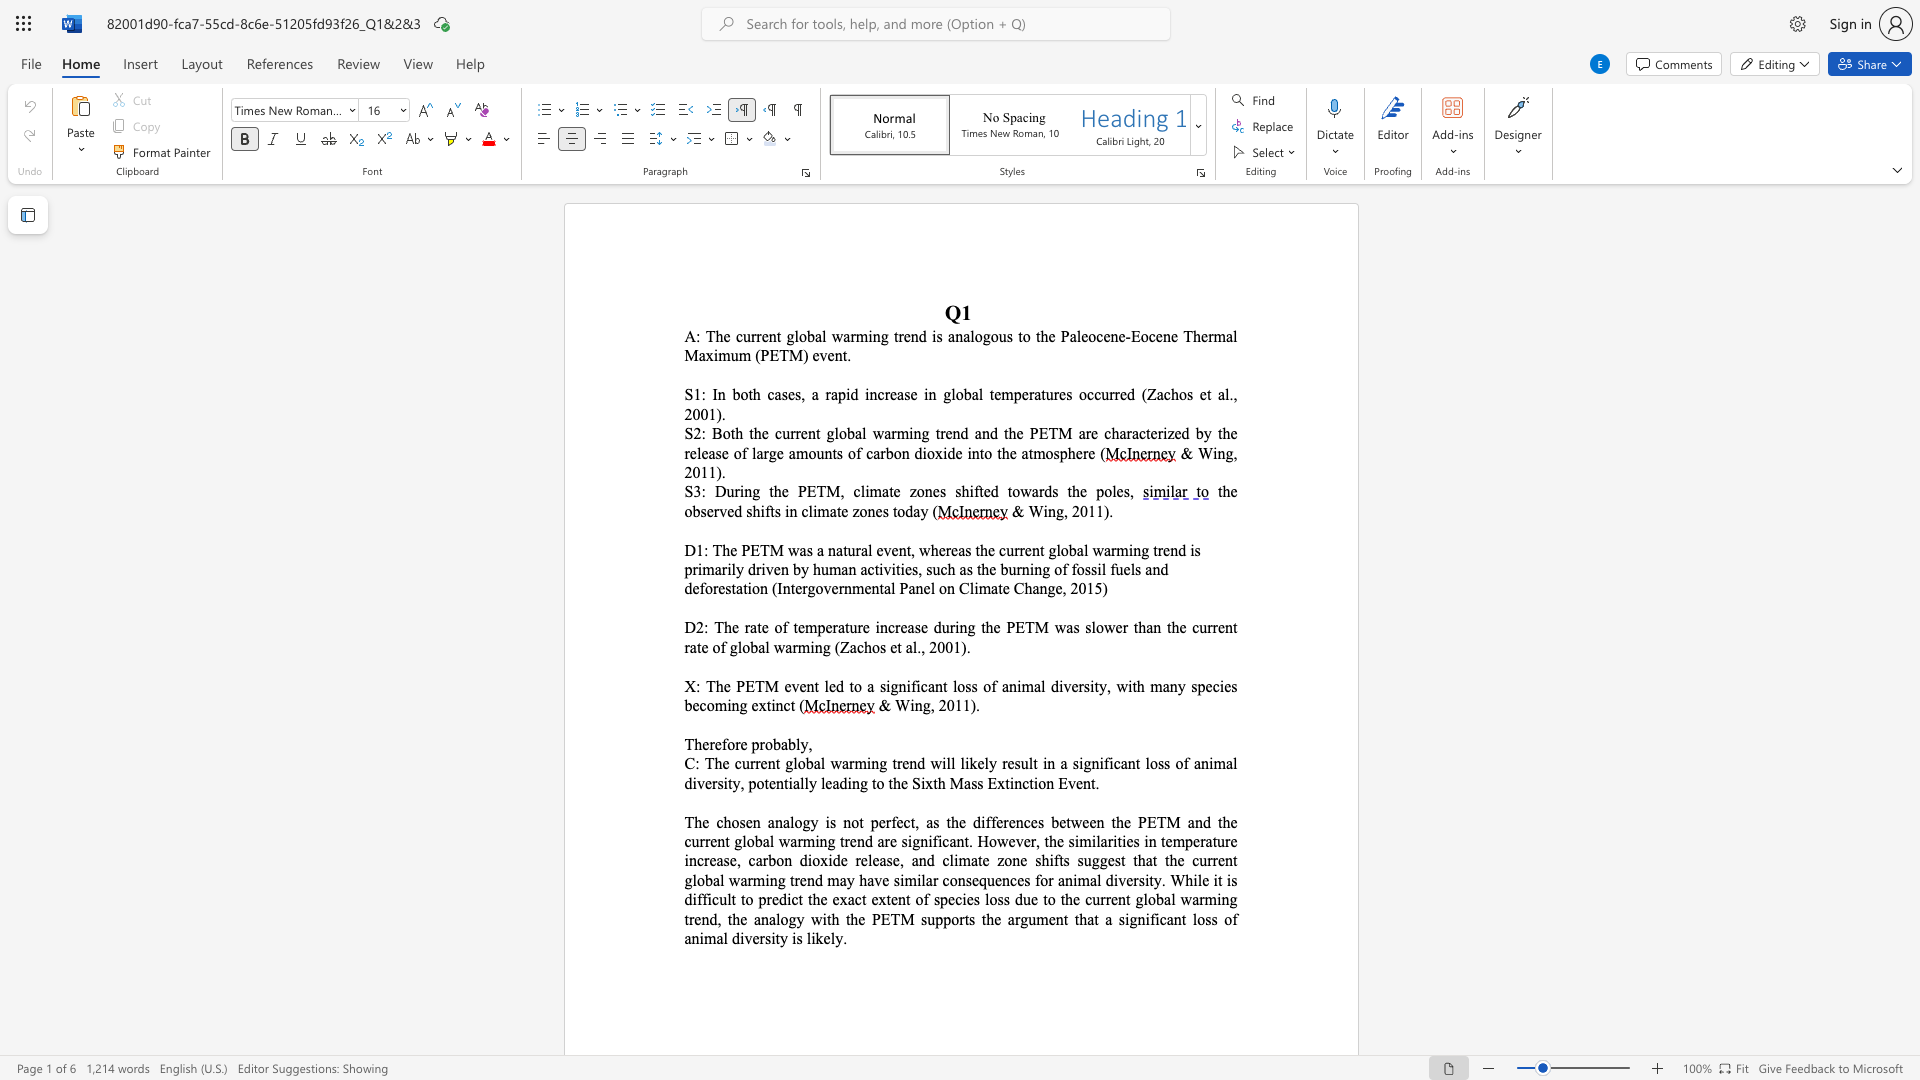 Image resolution: width=1920 pixels, height=1080 pixels. I want to click on the subset text "al temperatures occurred (Zachos et al., 2" within the text "S1: In both cases, a rapid increase in global temperatures occurred (Zachos et al., 2001).", so click(971, 394).